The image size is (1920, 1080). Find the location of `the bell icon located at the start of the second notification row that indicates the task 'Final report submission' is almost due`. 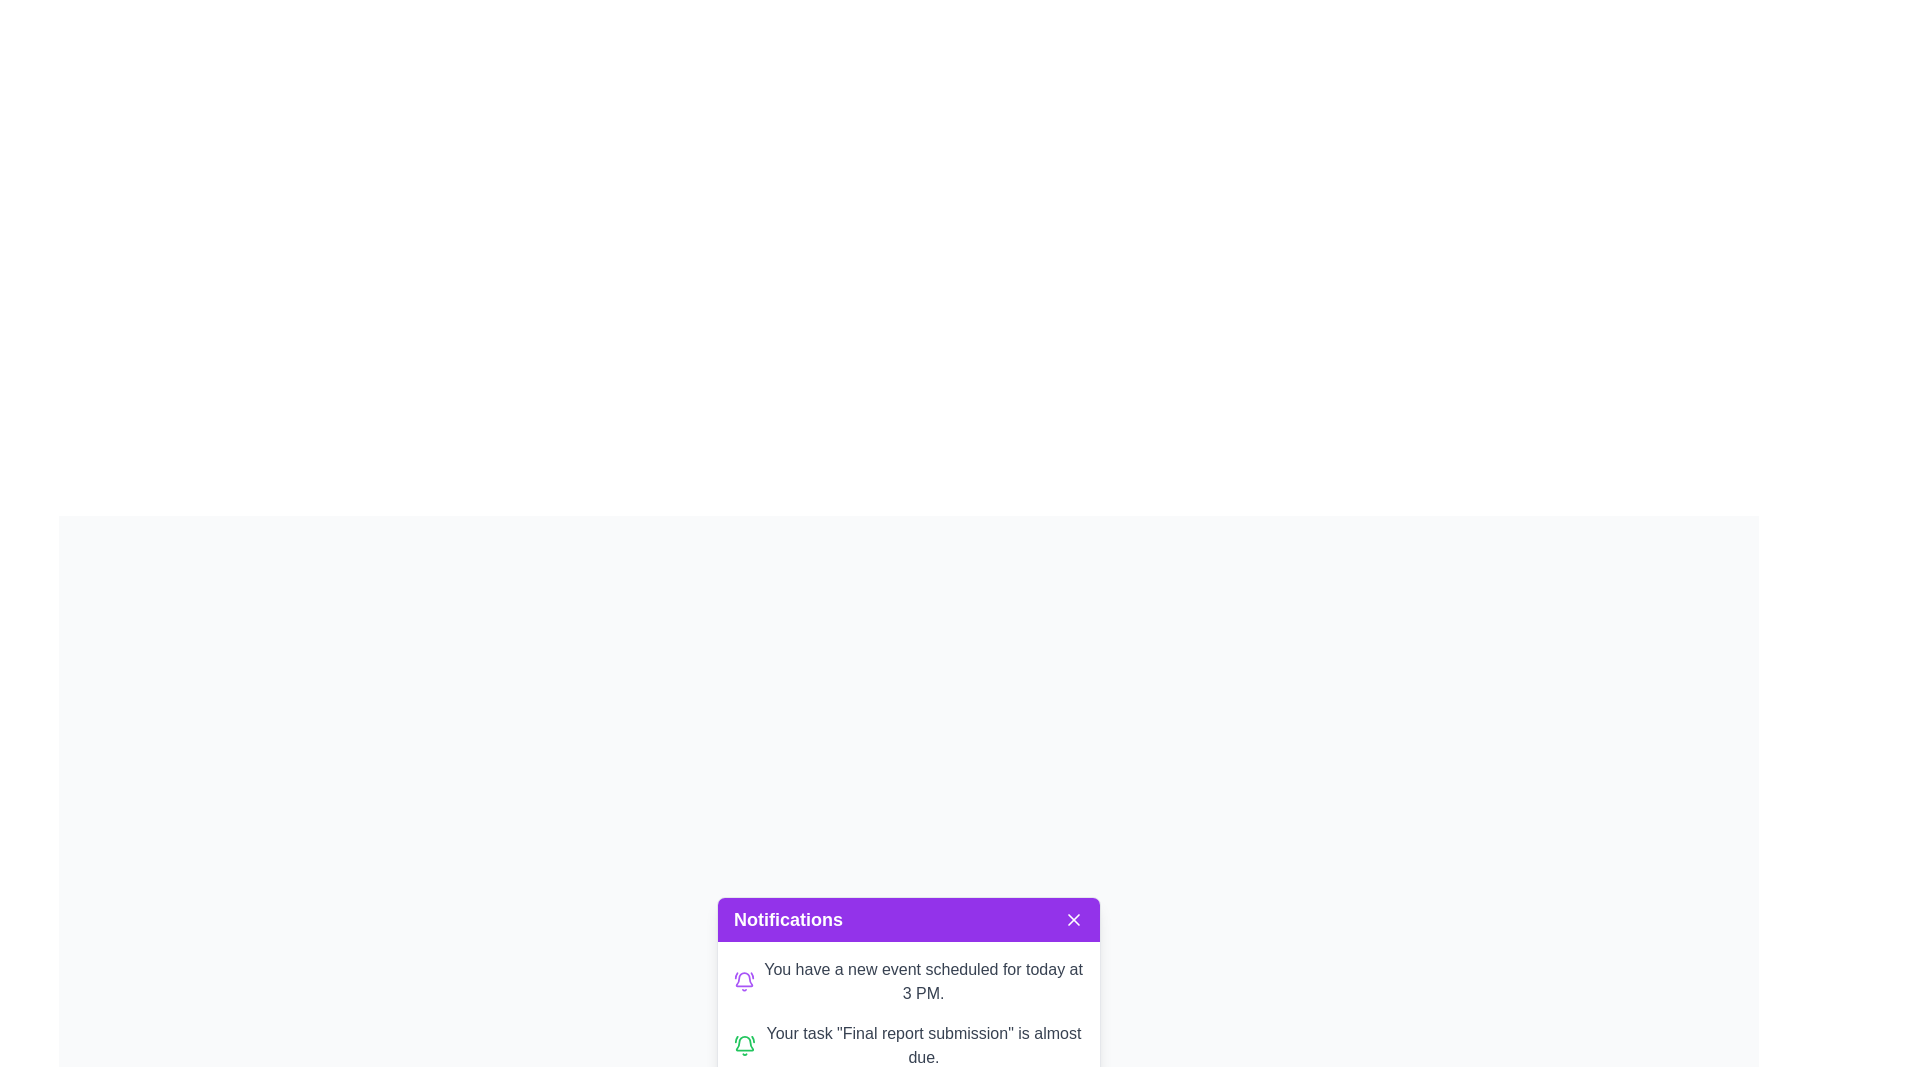

the bell icon located at the start of the second notification row that indicates the task 'Final report submission' is almost due is located at coordinates (743, 1044).